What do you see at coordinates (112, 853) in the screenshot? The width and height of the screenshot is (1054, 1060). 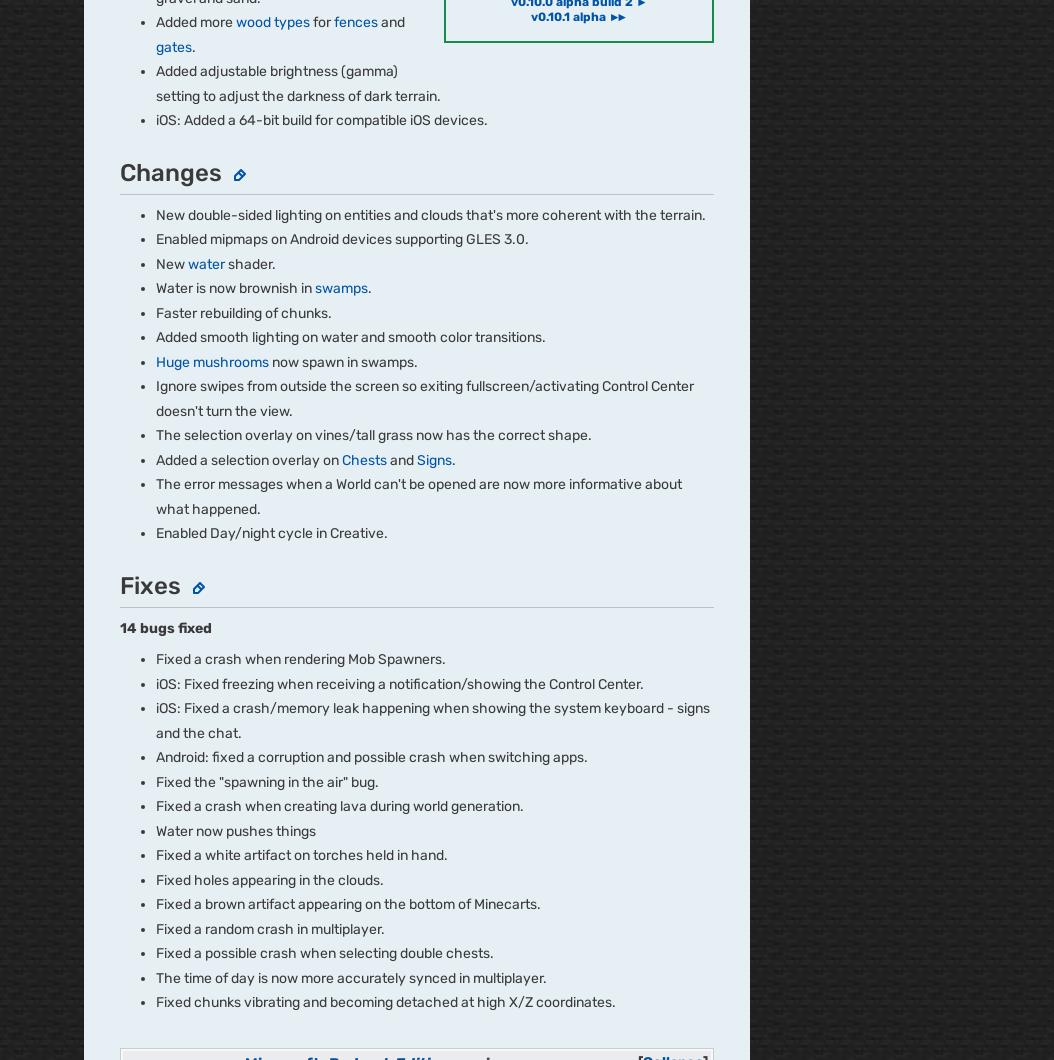 I see `'Media Kit'` at bounding box center [112, 853].